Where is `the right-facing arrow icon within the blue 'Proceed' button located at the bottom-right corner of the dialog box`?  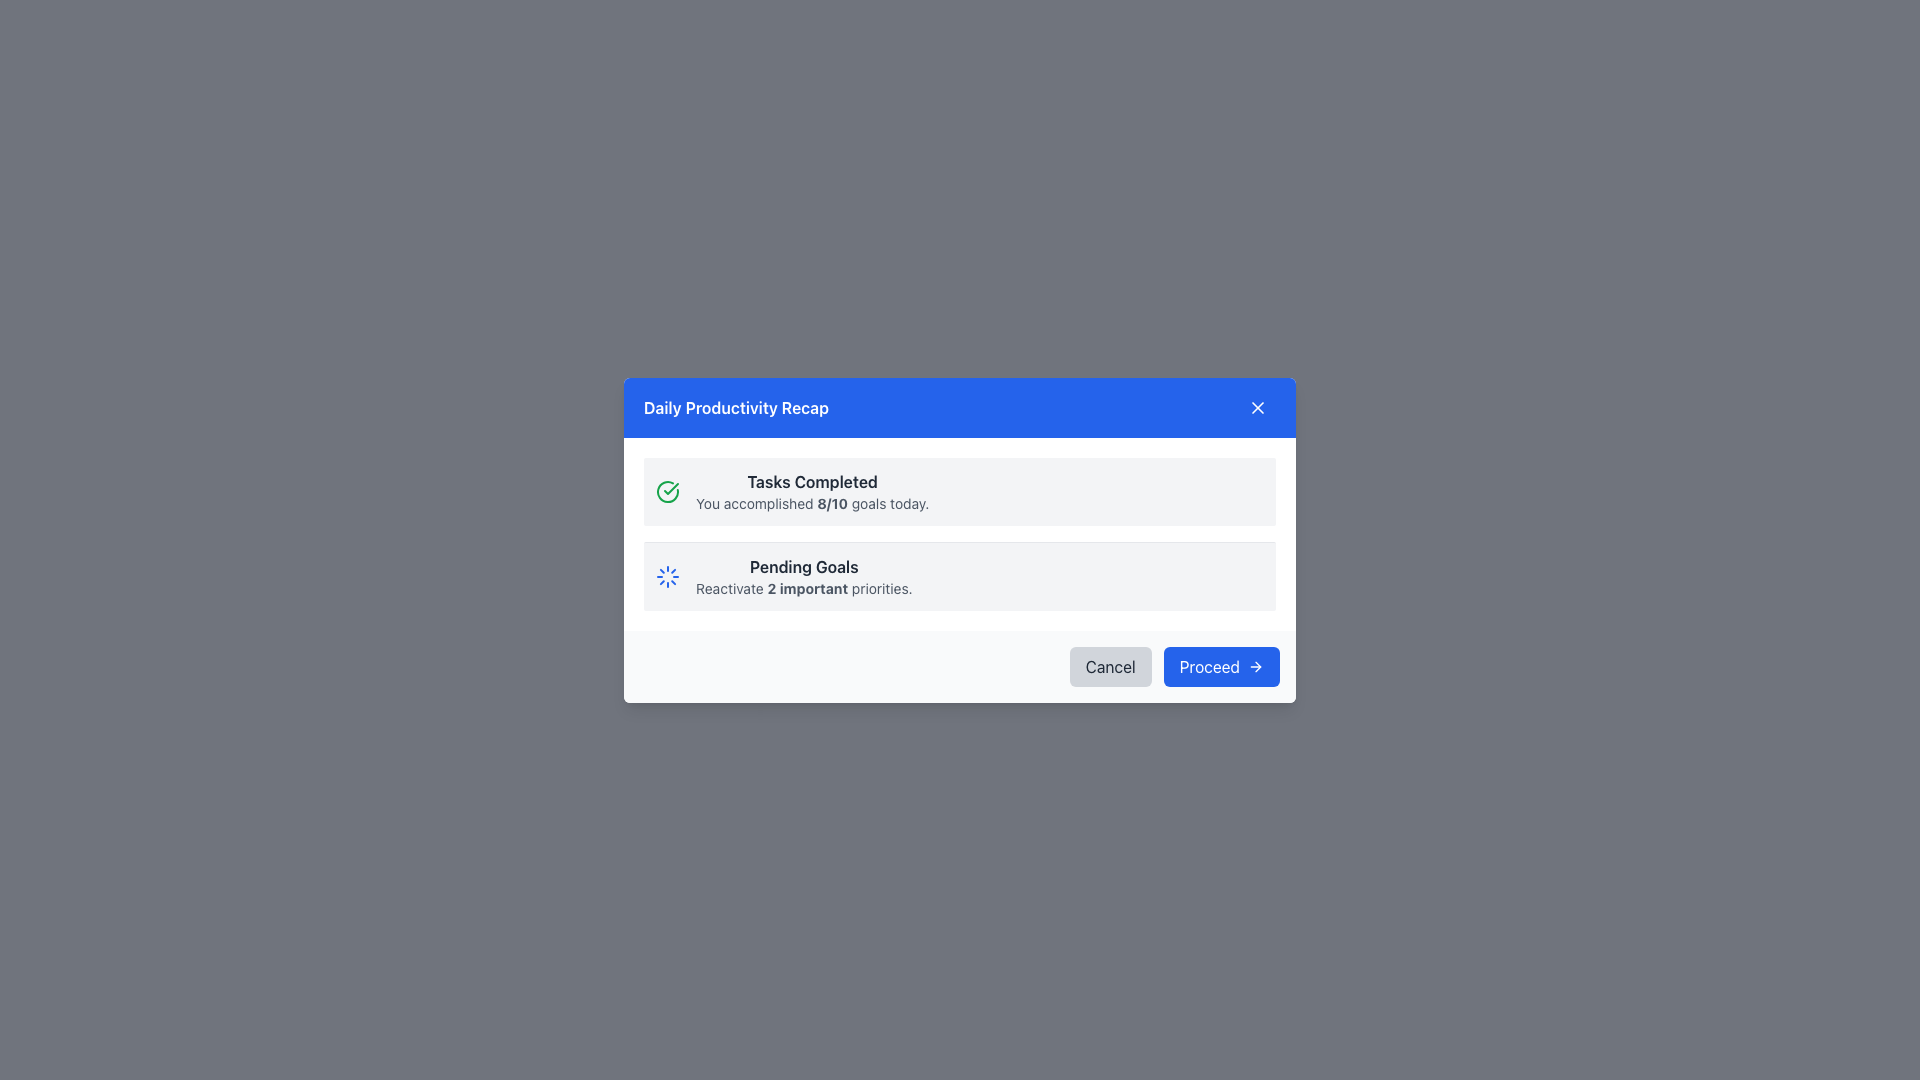
the right-facing arrow icon within the blue 'Proceed' button located at the bottom-right corner of the dialog box is located at coordinates (1257, 666).